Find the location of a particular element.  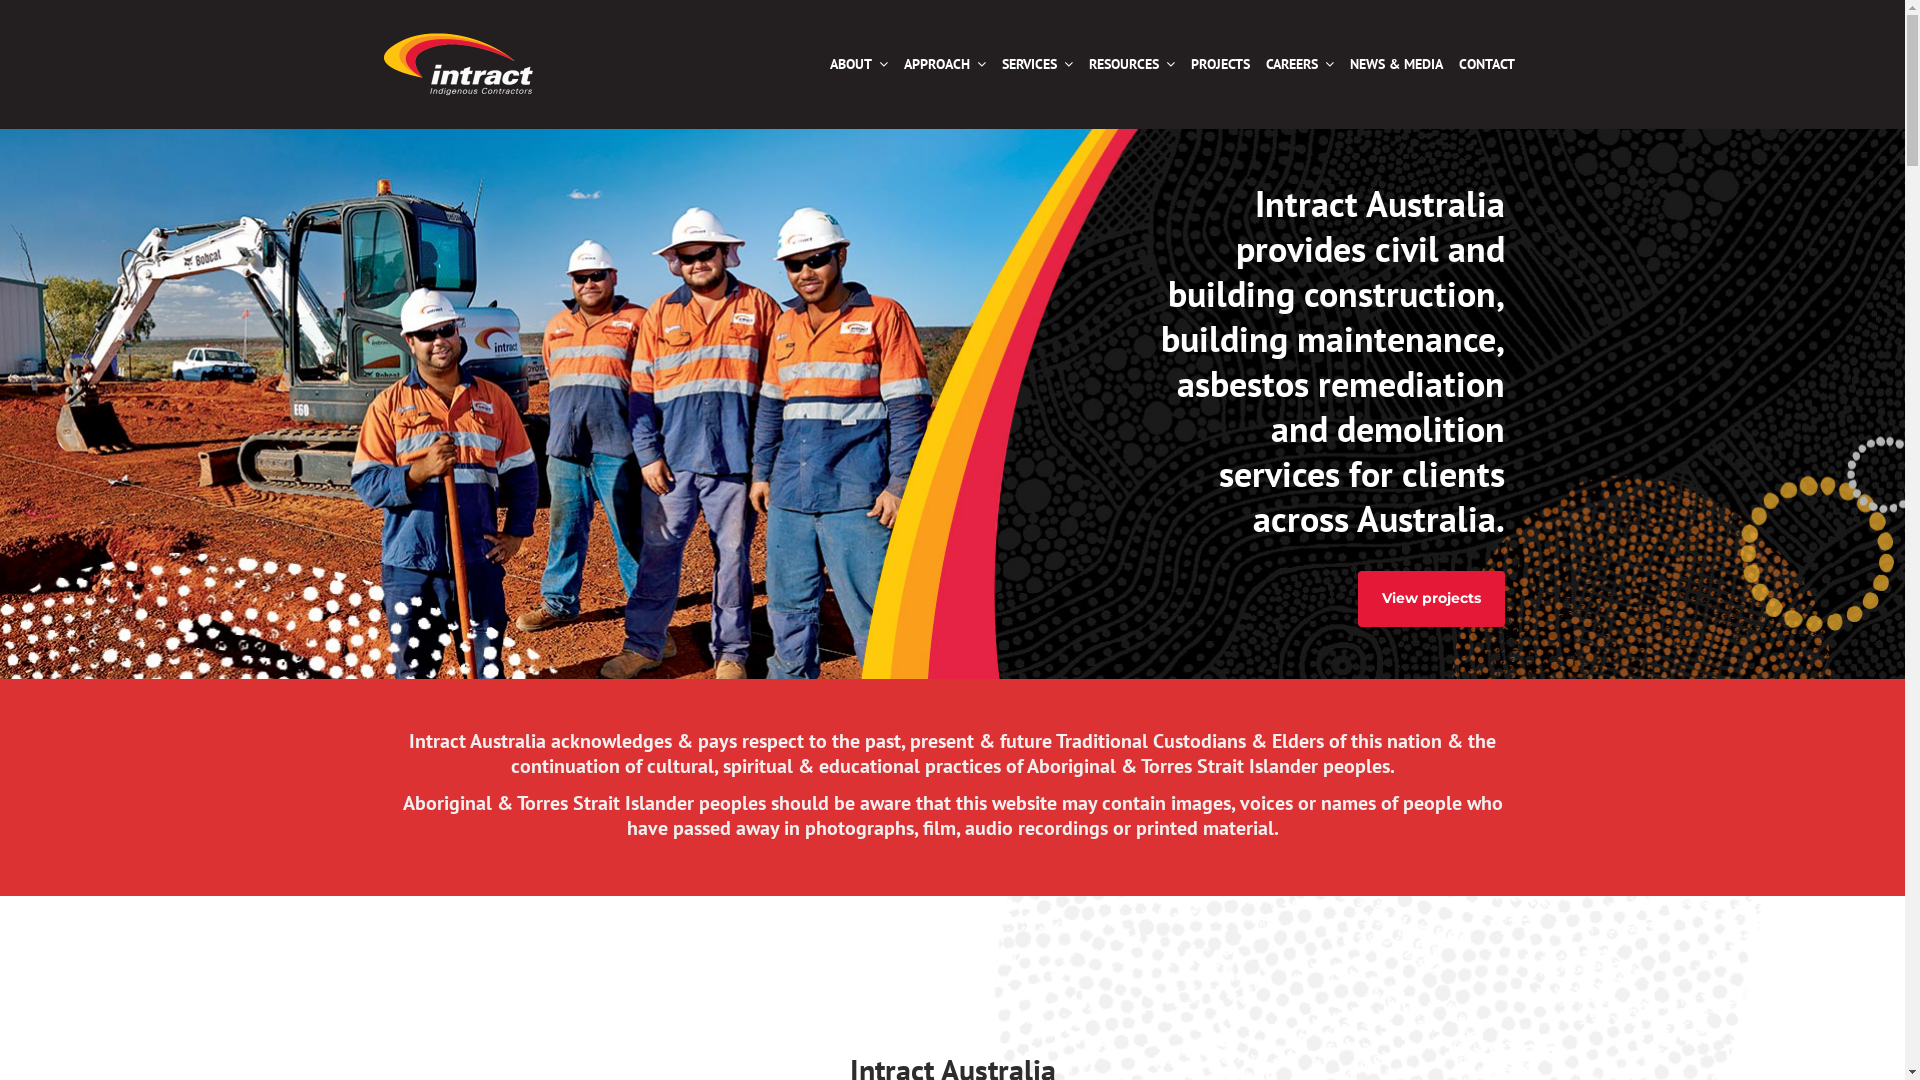

'View projects' is located at coordinates (1430, 597).